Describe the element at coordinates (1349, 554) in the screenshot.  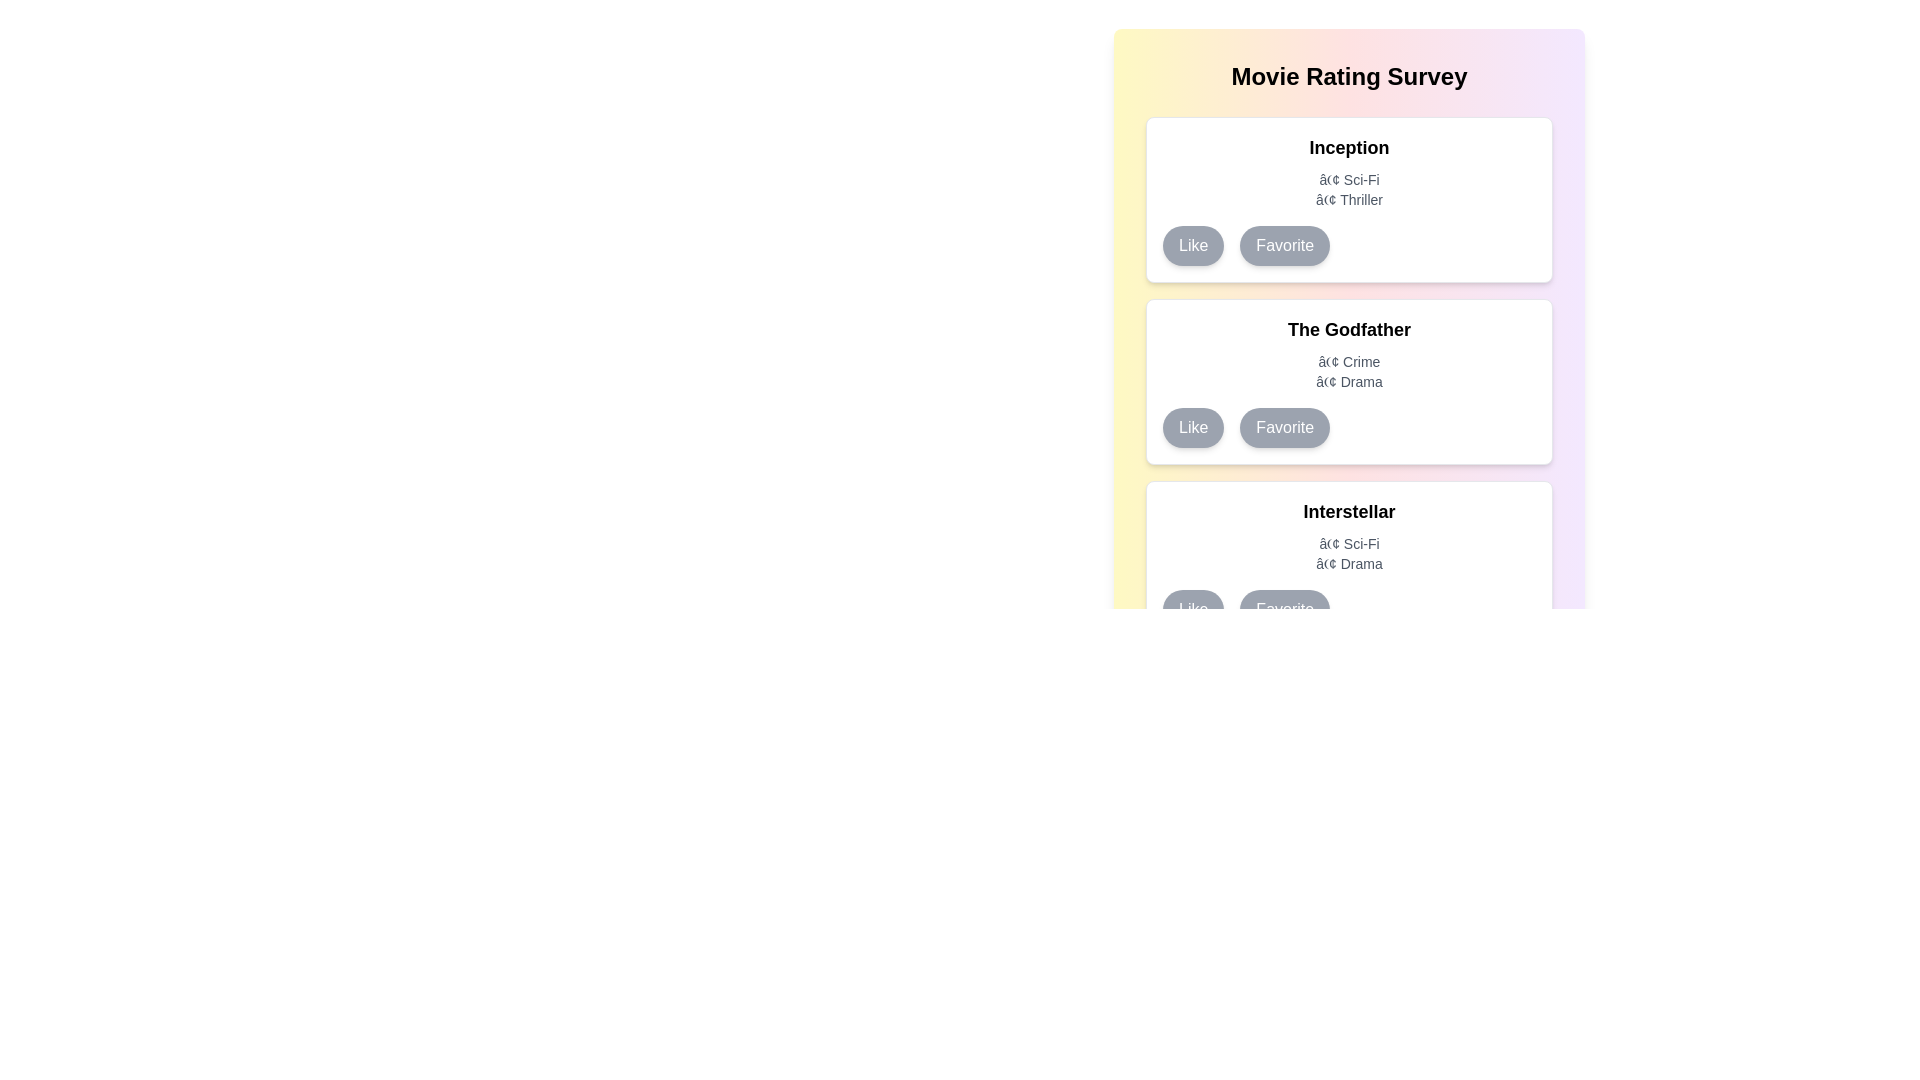
I see `the text display element that lists the genres of the movie 'Interstellar', located centrally in the card below the movie name` at that location.